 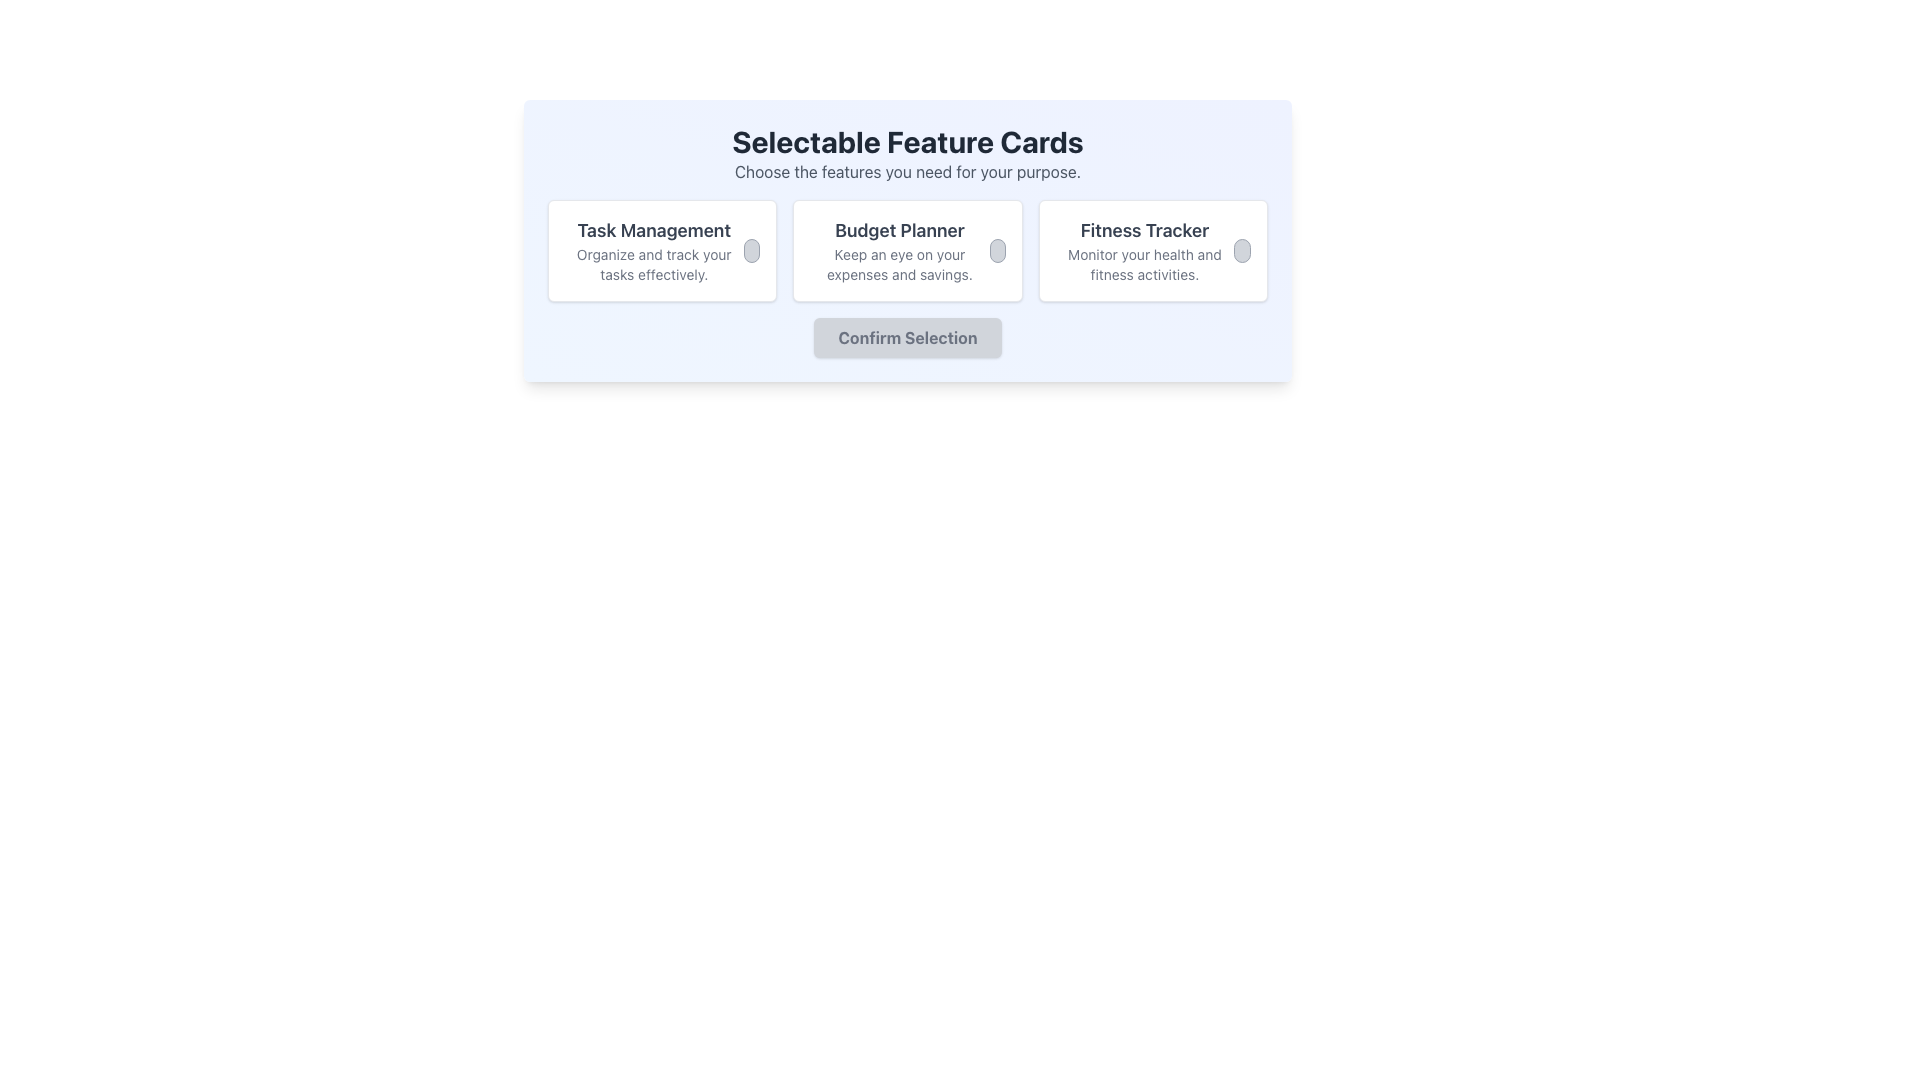 I want to click on the 'Budget Planner' feature-selectable card located in the center of the layout, so click(x=898, y=249).